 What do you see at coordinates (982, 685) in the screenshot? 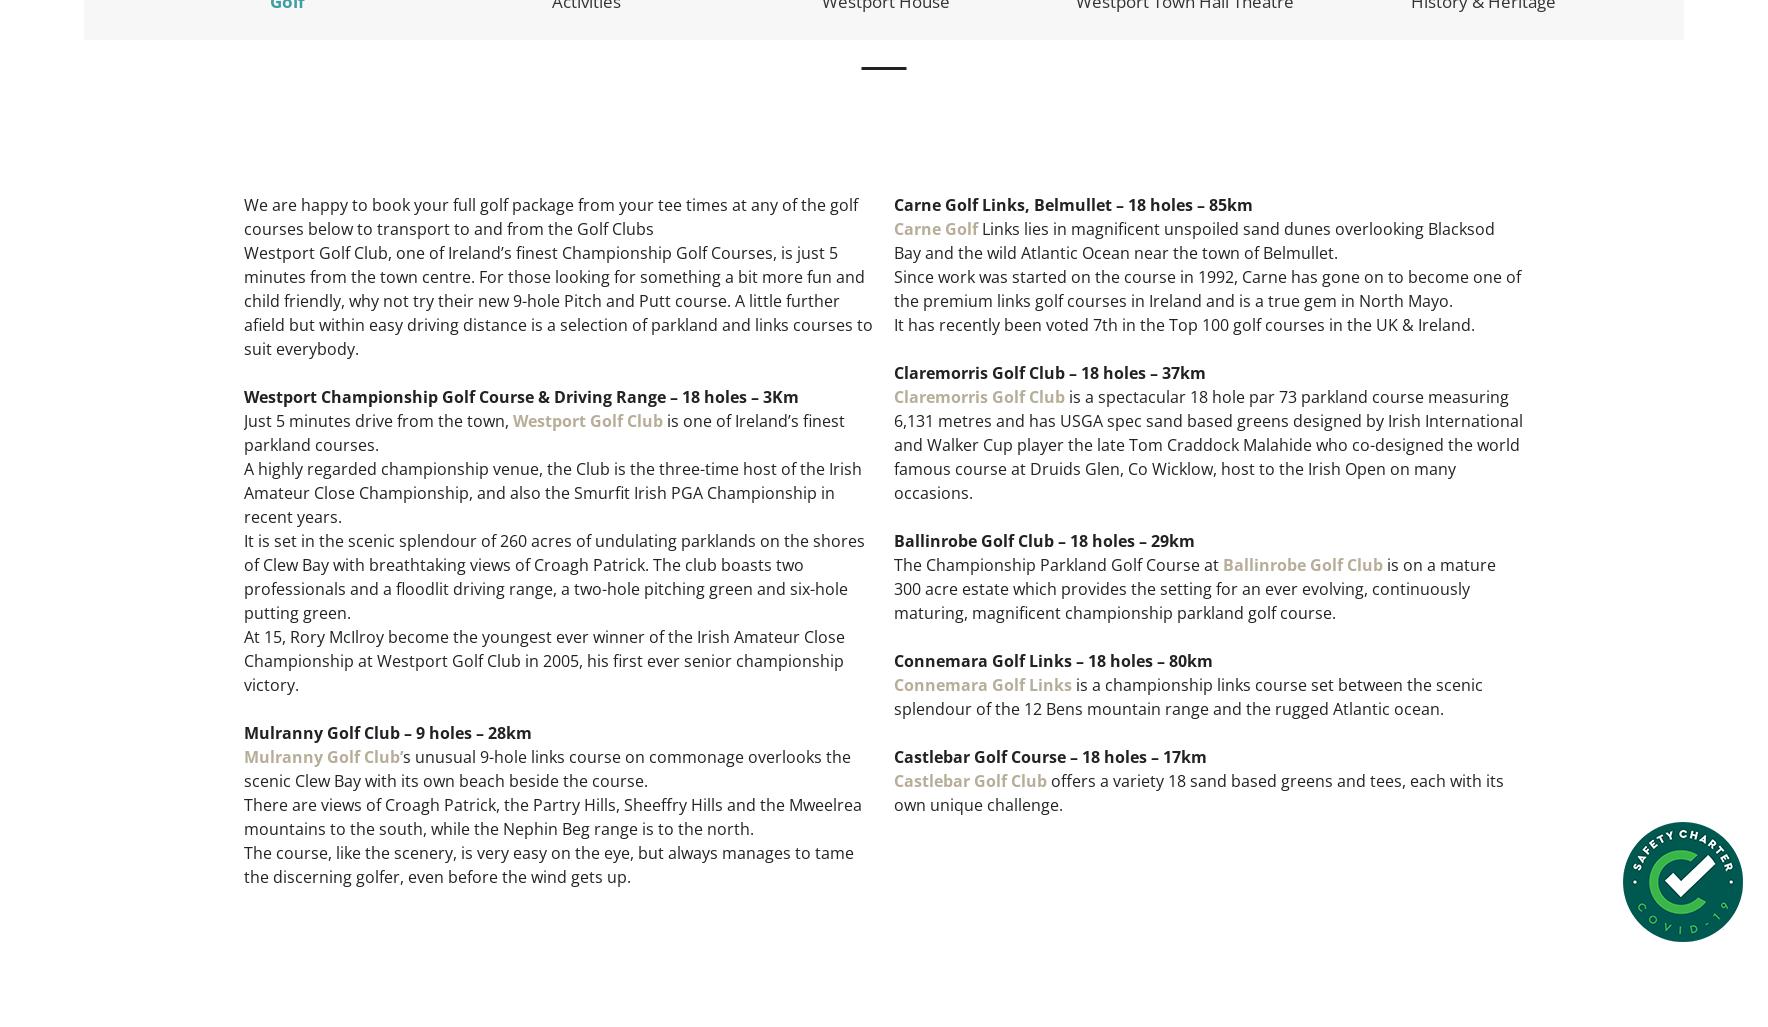
I see `'Connemara Golf Links'` at bounding box center [982, 685].